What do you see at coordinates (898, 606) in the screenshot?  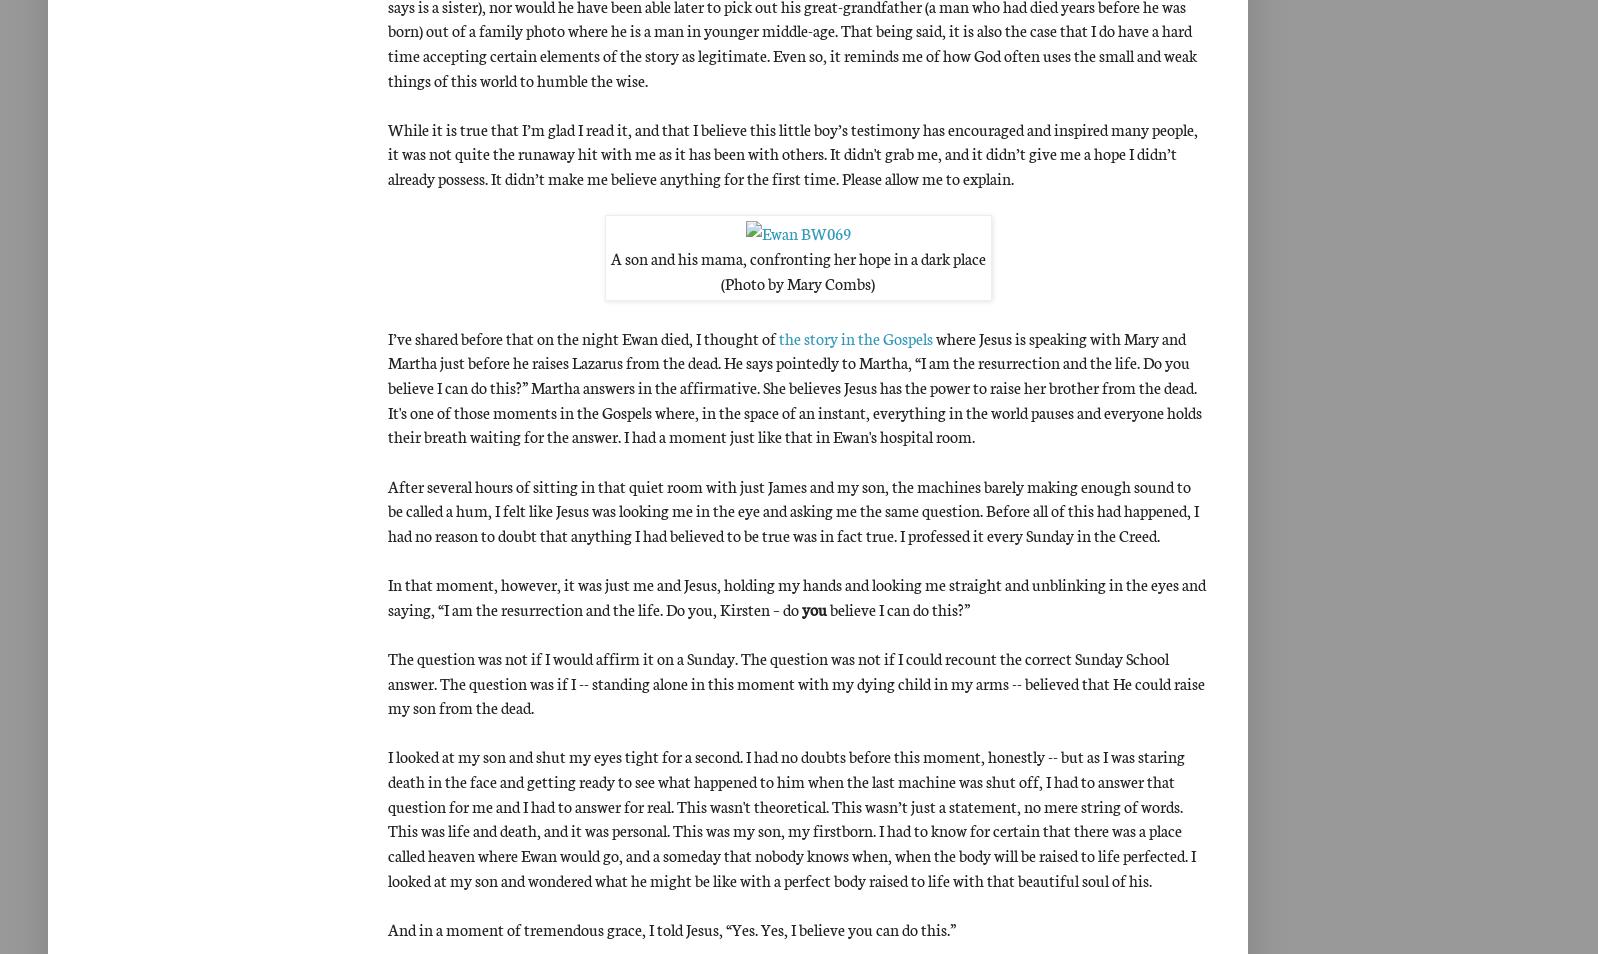 I see `'believe I can do this?”'` at bounding box center [898, 606].